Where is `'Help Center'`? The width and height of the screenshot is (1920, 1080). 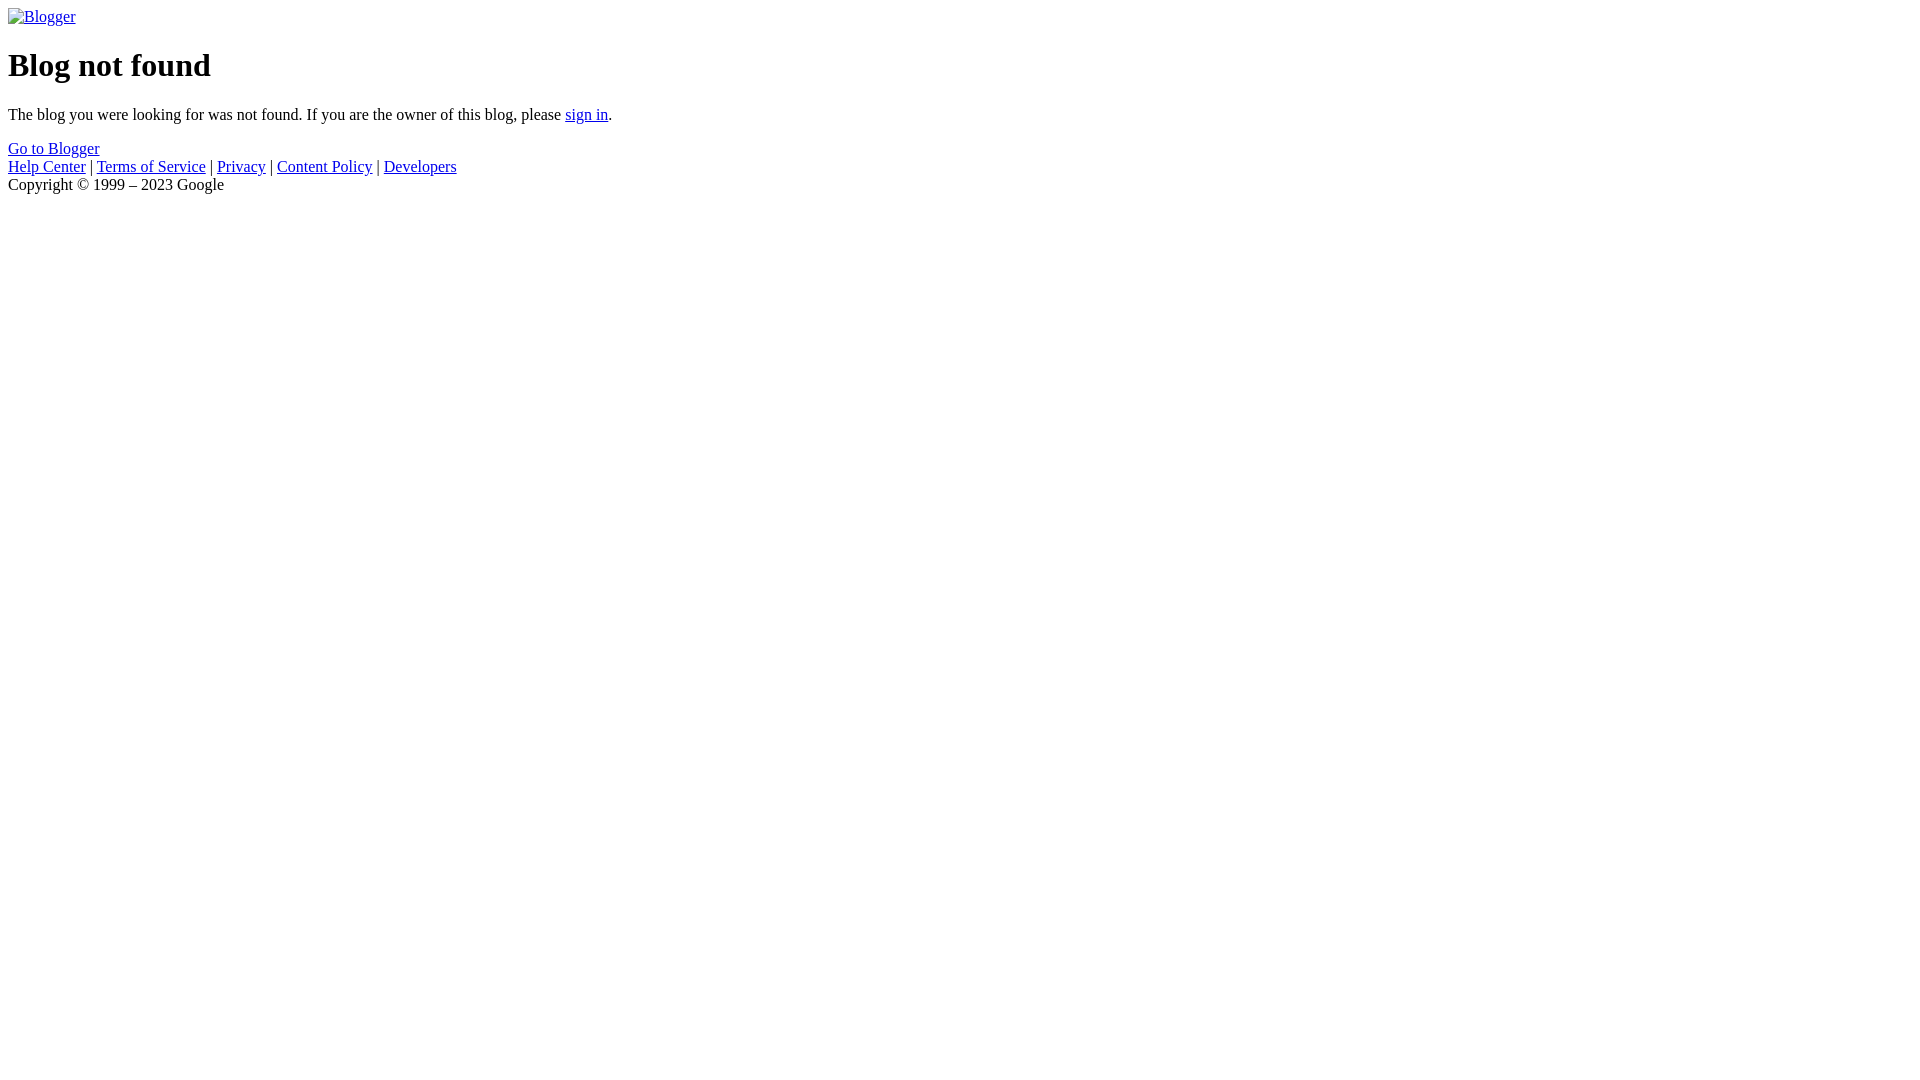 'Help Center' is located at coordinates (47, 165).